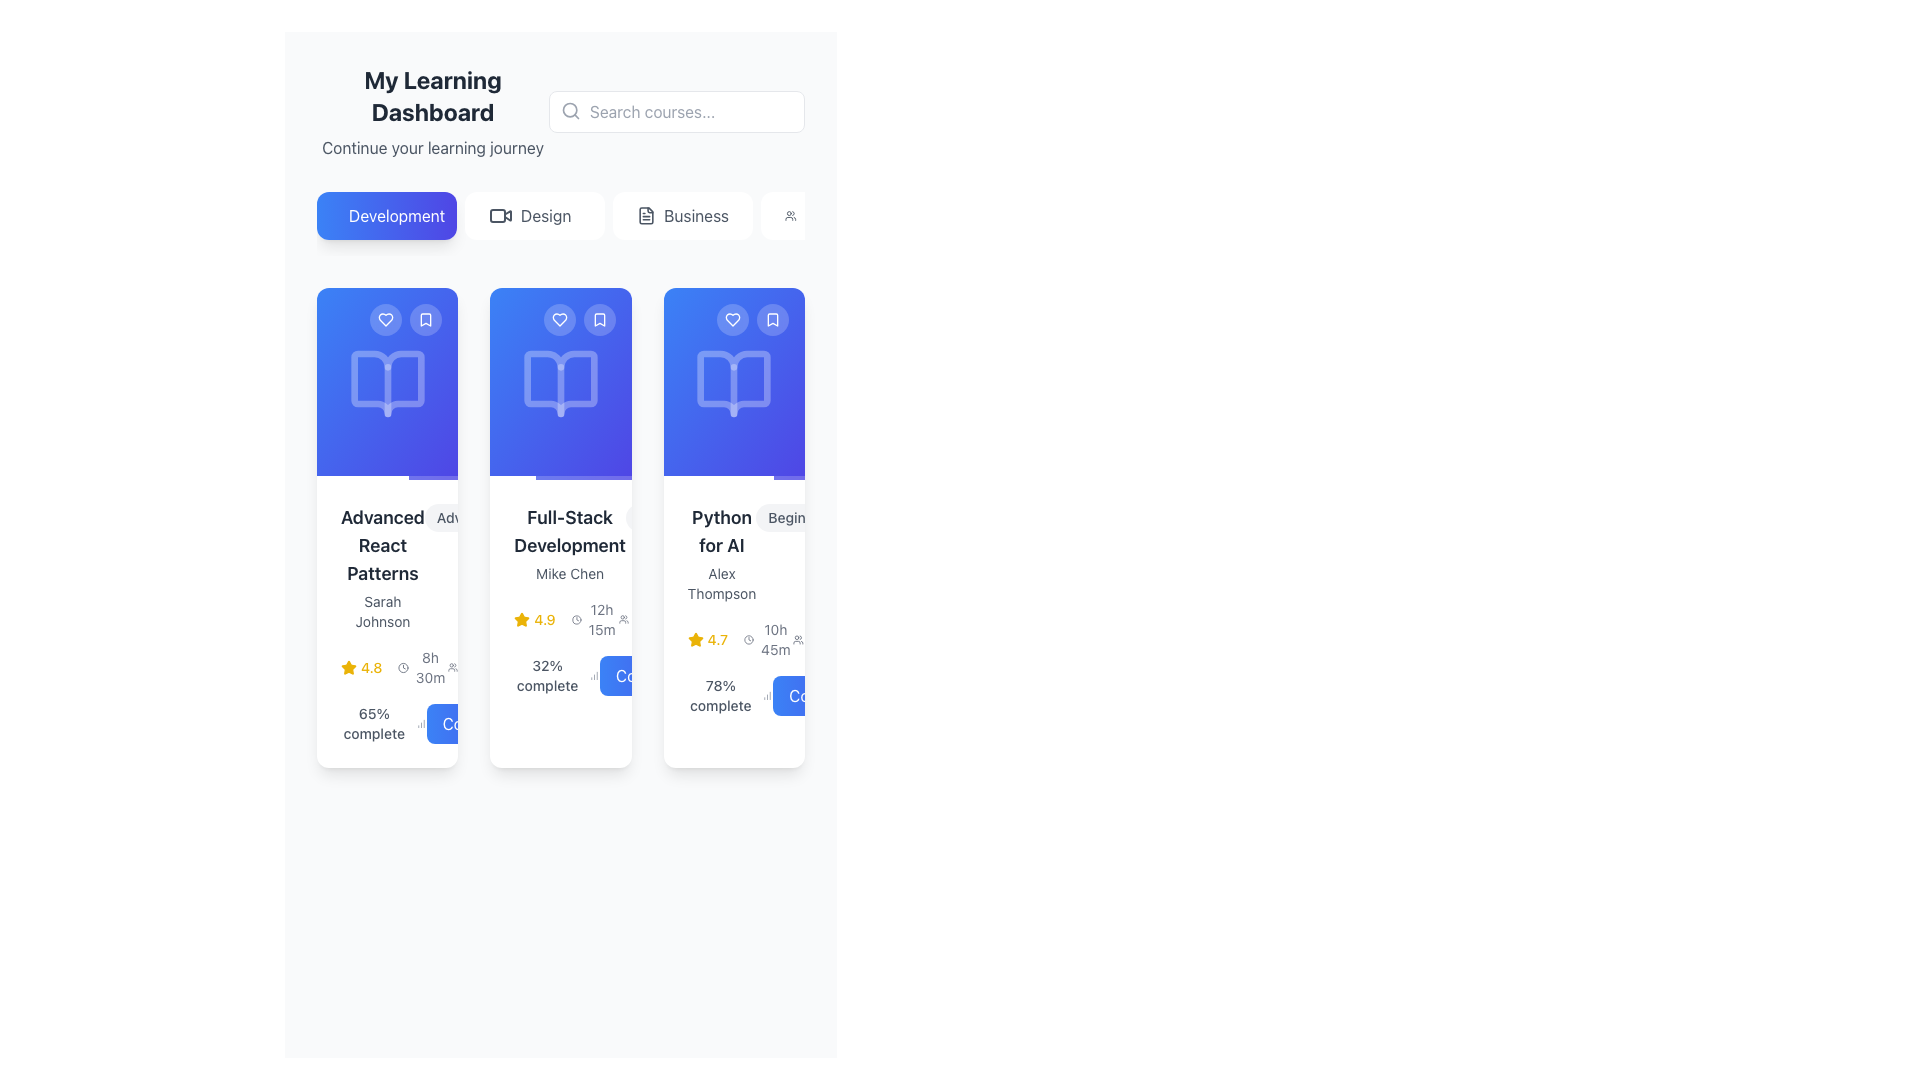 This screenshot has height=1080, width=1920. Describe the element at coordinates (386, 319) in the screenshot. I see `the favorite button icon located at the top center of the first learning card to favorite or like the associated course content` at that location.